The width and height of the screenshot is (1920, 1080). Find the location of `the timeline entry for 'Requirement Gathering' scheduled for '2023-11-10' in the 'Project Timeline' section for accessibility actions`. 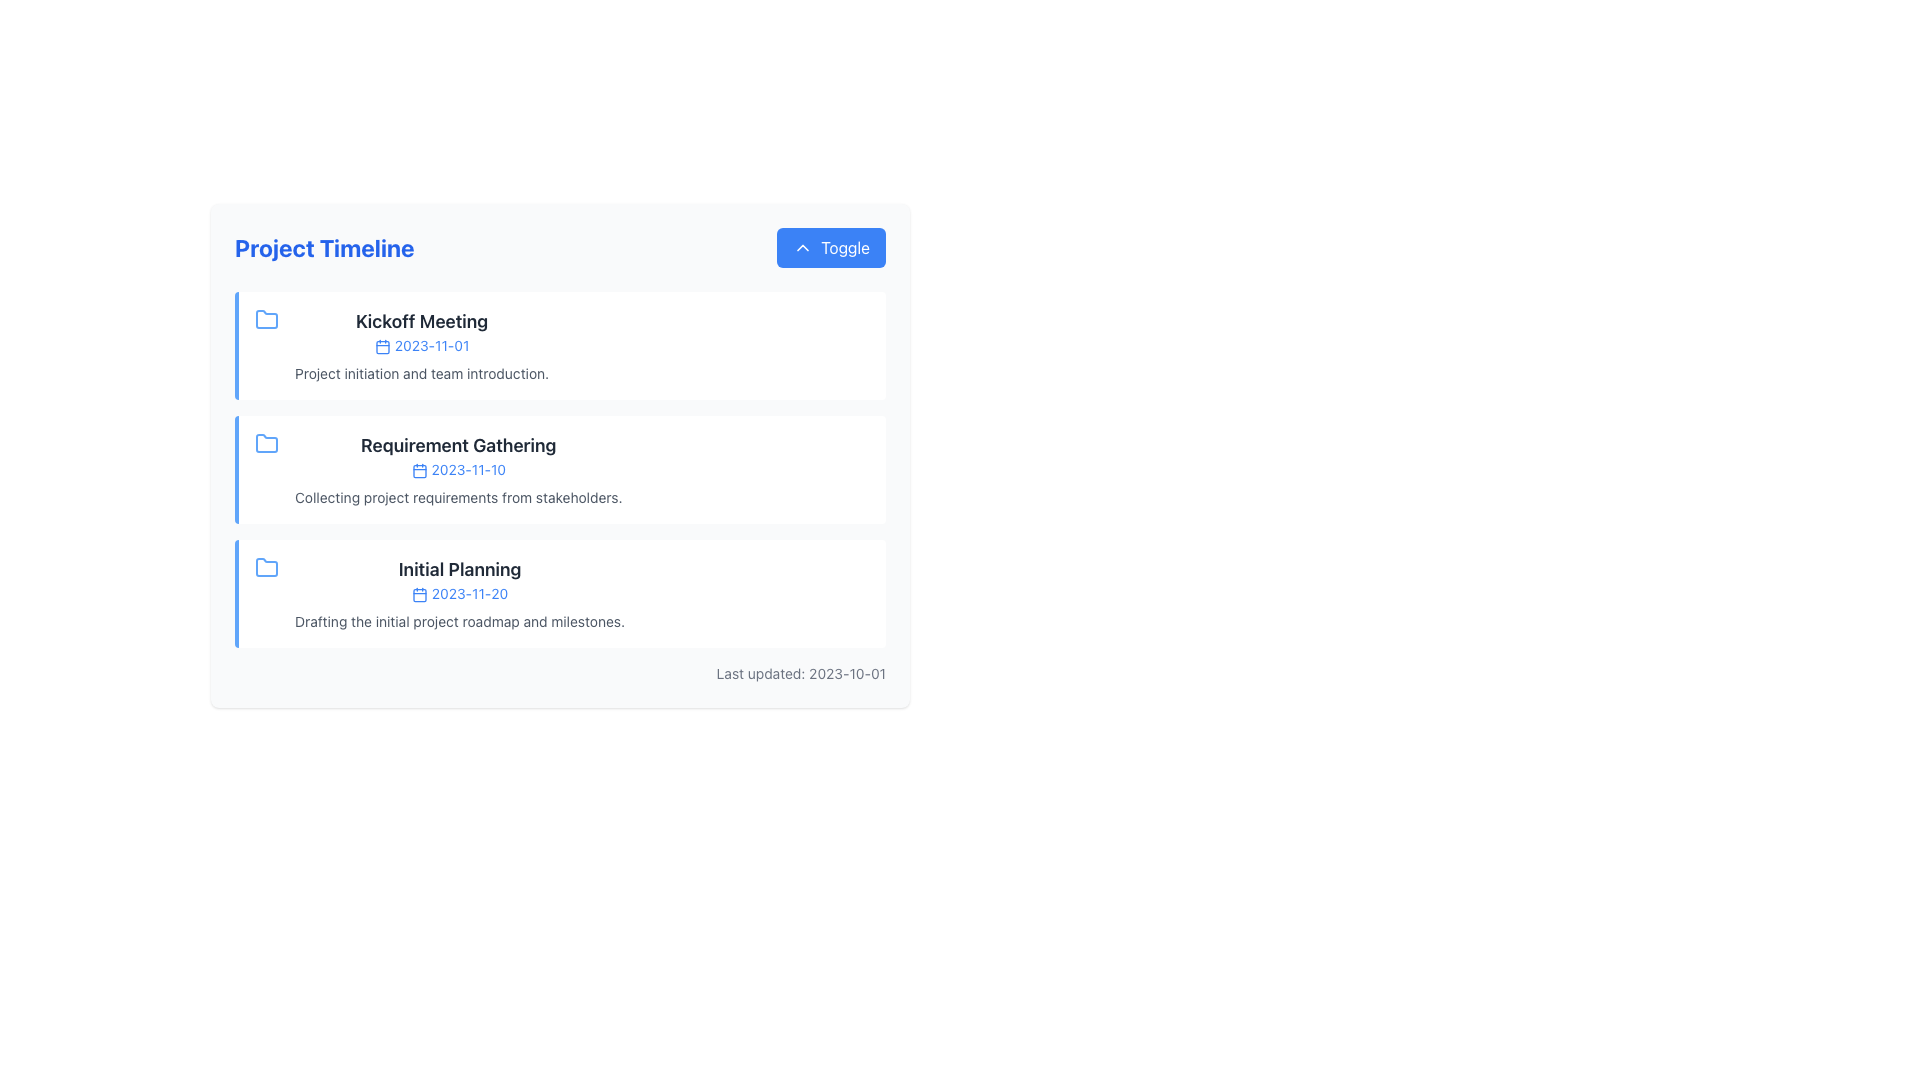

the timeline entry for 'Requirement Gathering' scheduled for '2023-11-10' in the 'Project Timeline' section for accessibility actions is located at coordinates (457, 470).